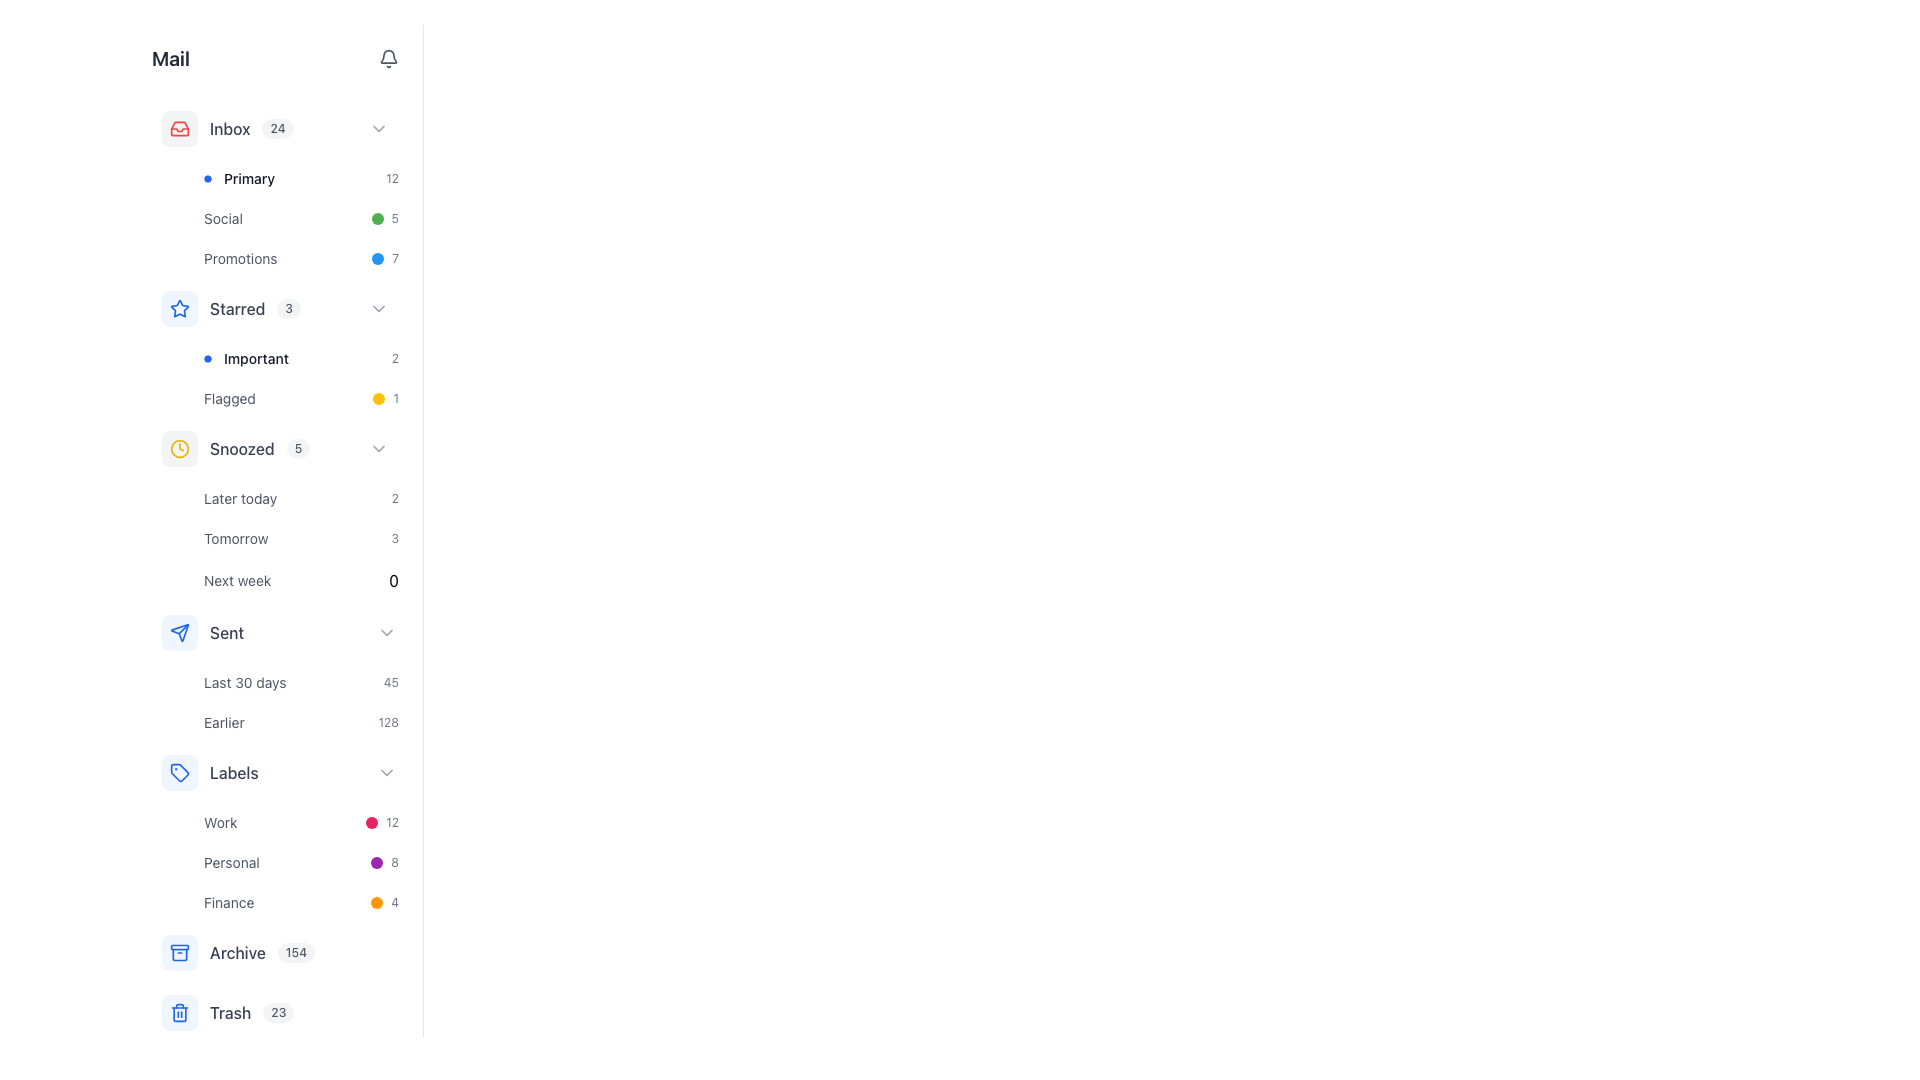 This screenshot has height=1080, width=1920. What do you see at coordinates (180, 308) in the screenshot?
I see `the blue star-shaped icon located in the left-hand menu panel under the 'Starred' section to interact with it` at bounding box center [180, 308].